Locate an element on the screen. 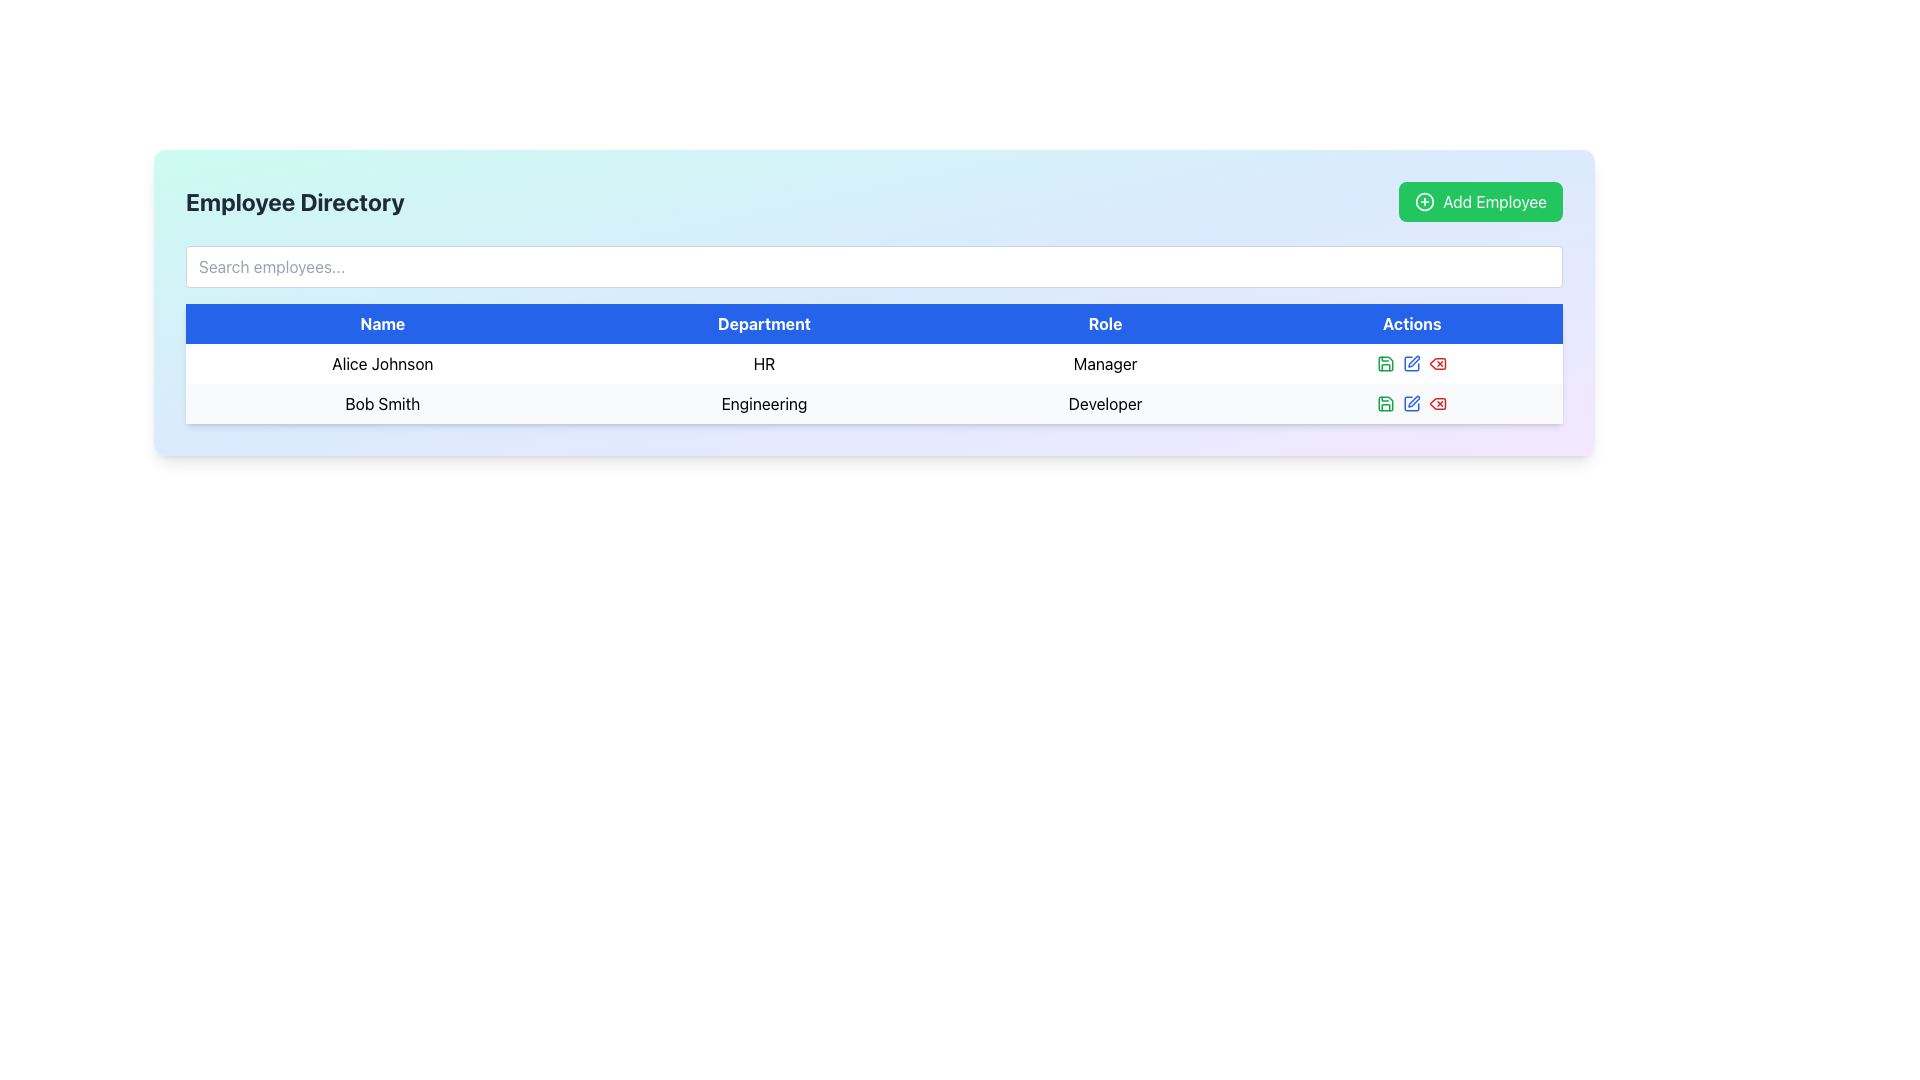  the edit icon button located in the 'Actions' column of the second row for user 'Bob Smith' to initiate editing is located at coordinates (1411, 404).